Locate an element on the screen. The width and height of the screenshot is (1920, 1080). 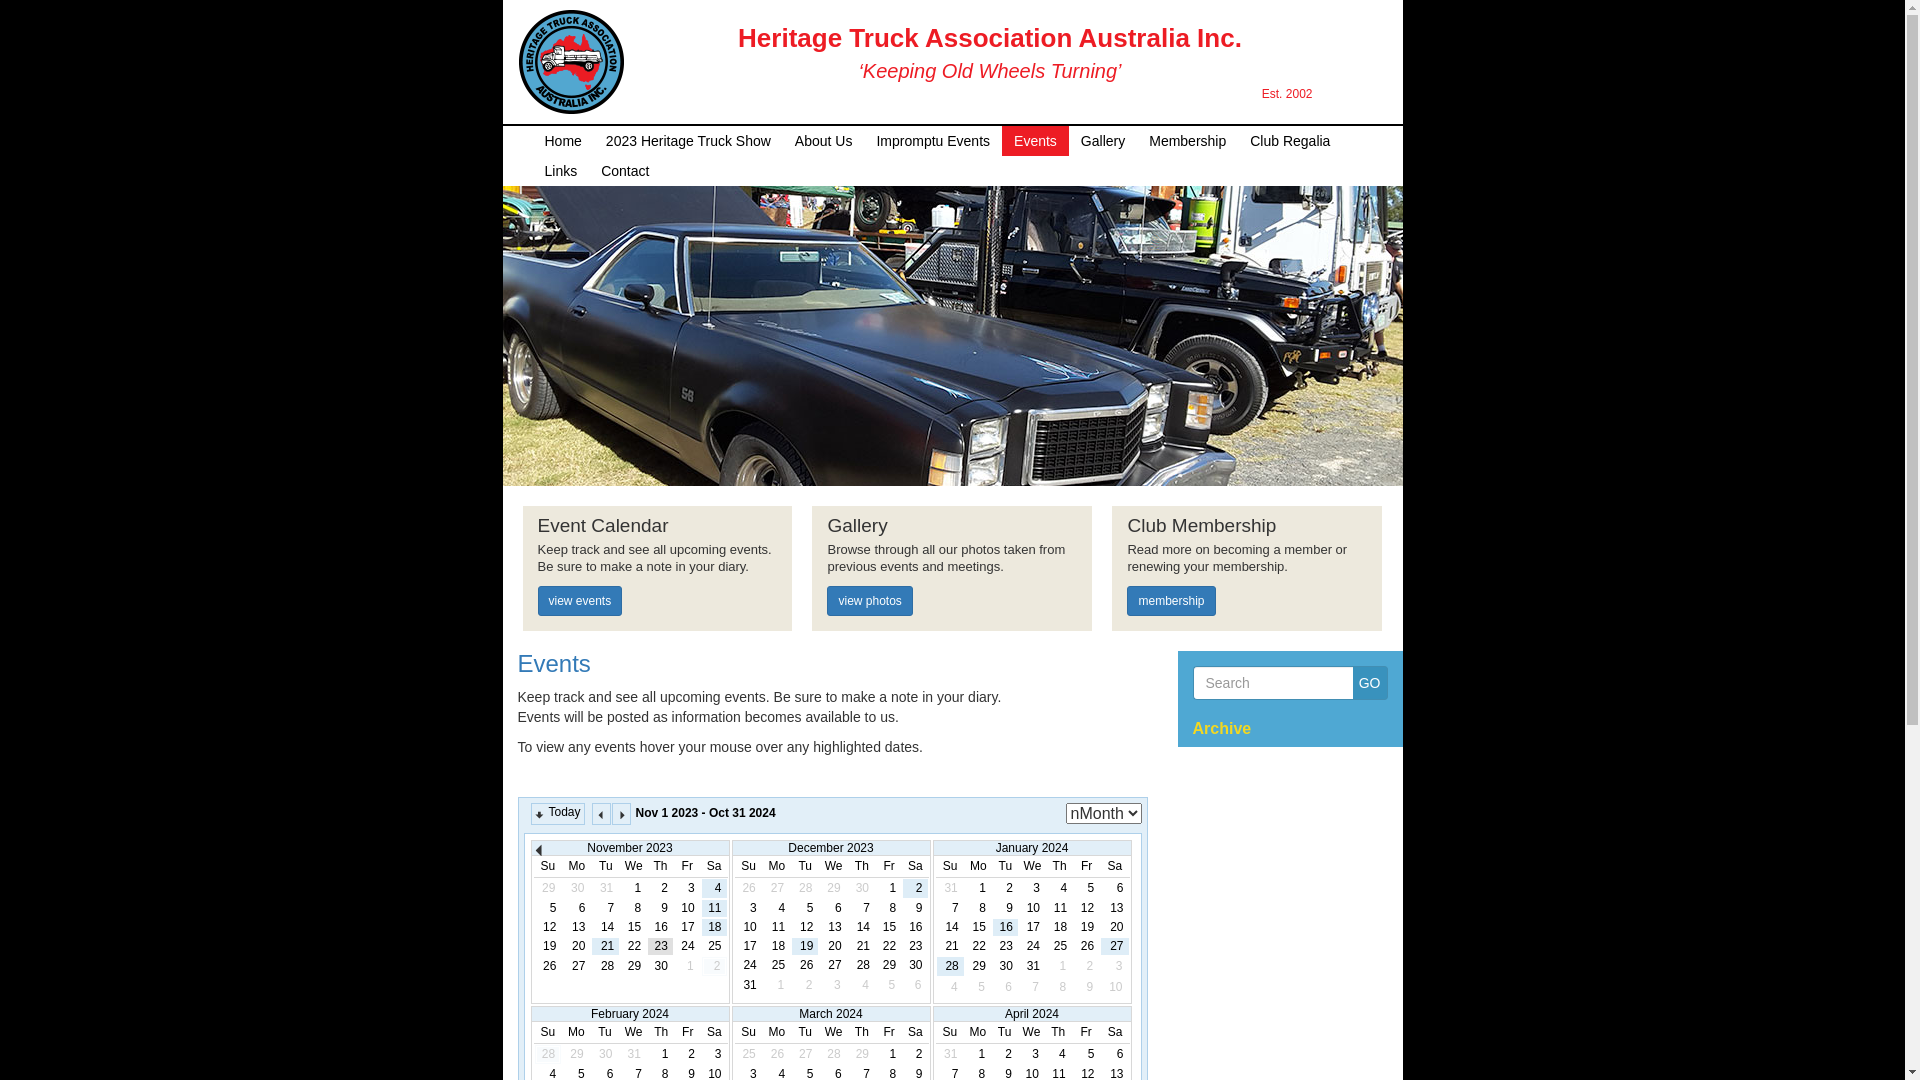
'25' is located at coordinates (714, 945).